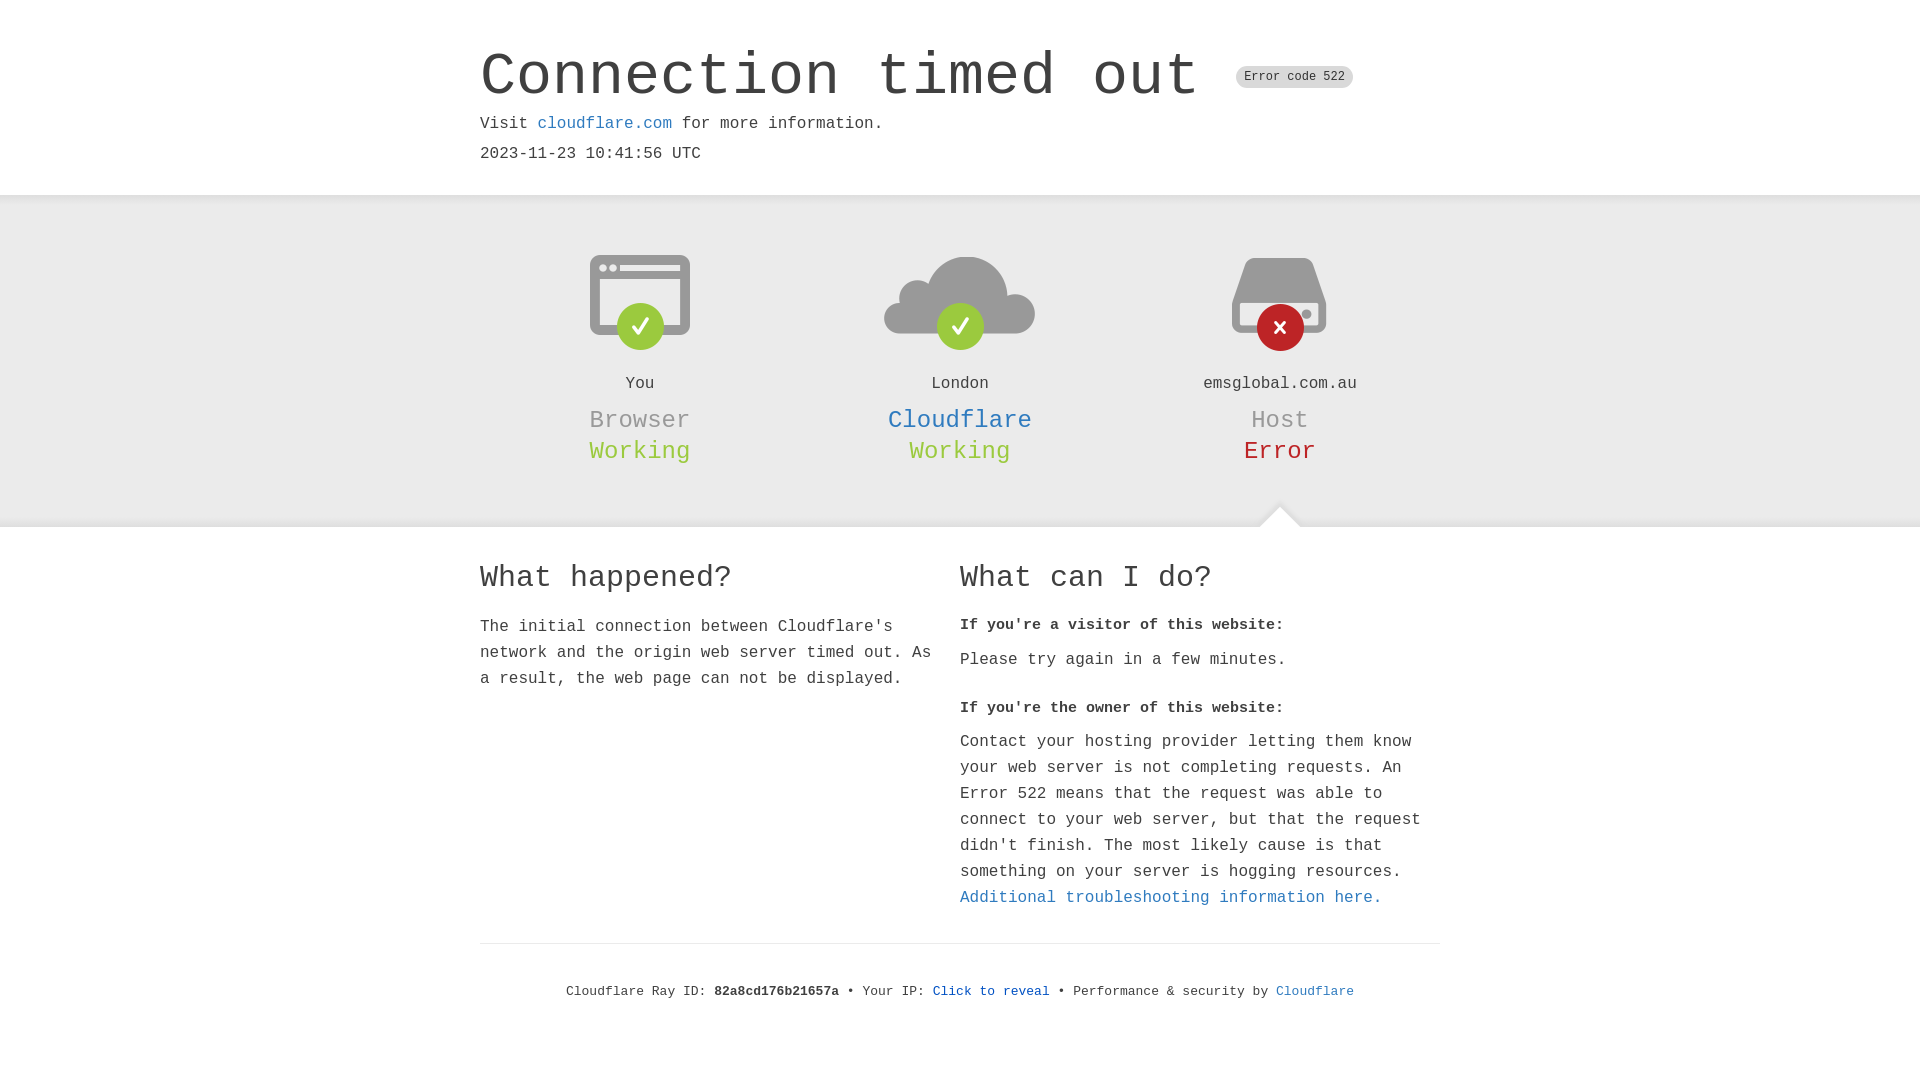 Image resolution: width=1920 pixels, height=1080 pixels. What do you see at coordinates (960, 897) in the screenshot?
I see `'Additional troubleshooting information here.'` at bounding box center [960, 897].